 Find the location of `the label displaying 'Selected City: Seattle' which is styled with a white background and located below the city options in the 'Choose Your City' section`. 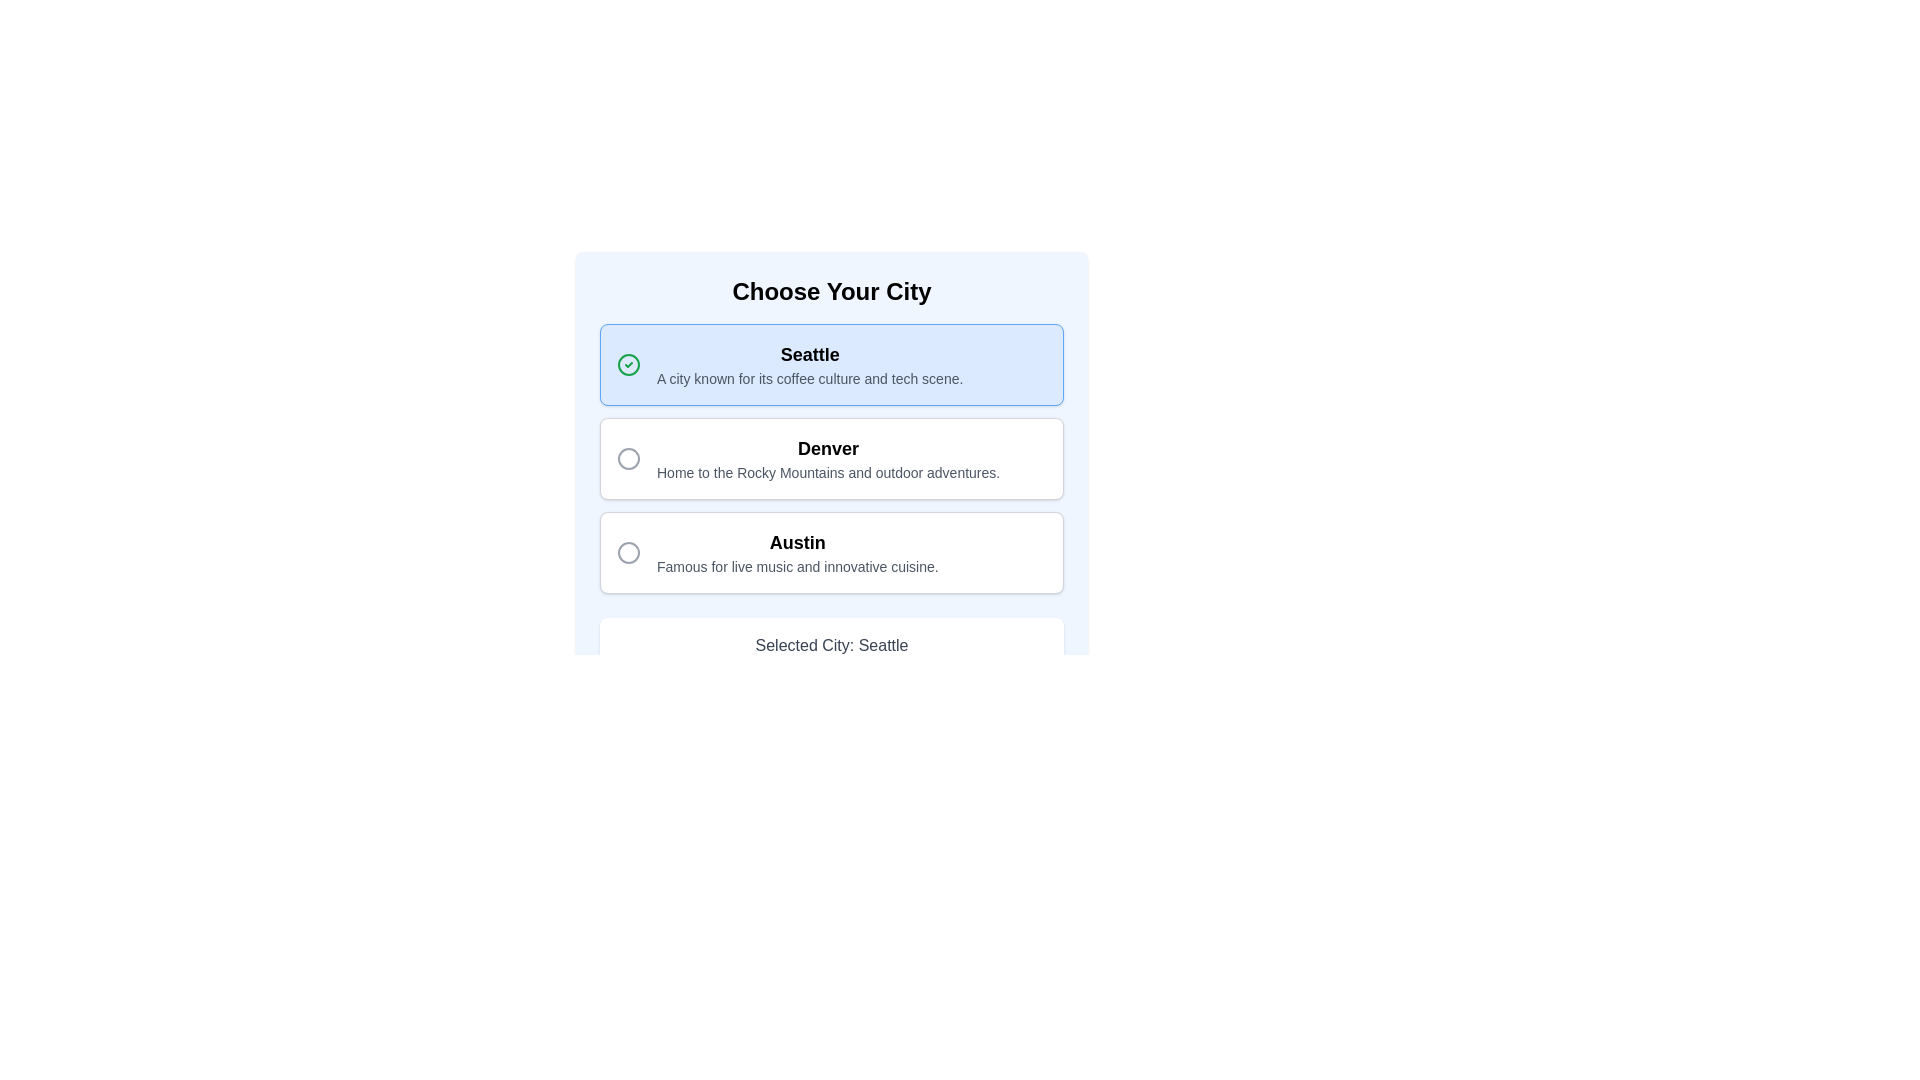

the label displaying 'Selected City: Seattle' which is styled with a white background and located below the city options in the 'Choose Your City' section is located at coordinates (831, 645).